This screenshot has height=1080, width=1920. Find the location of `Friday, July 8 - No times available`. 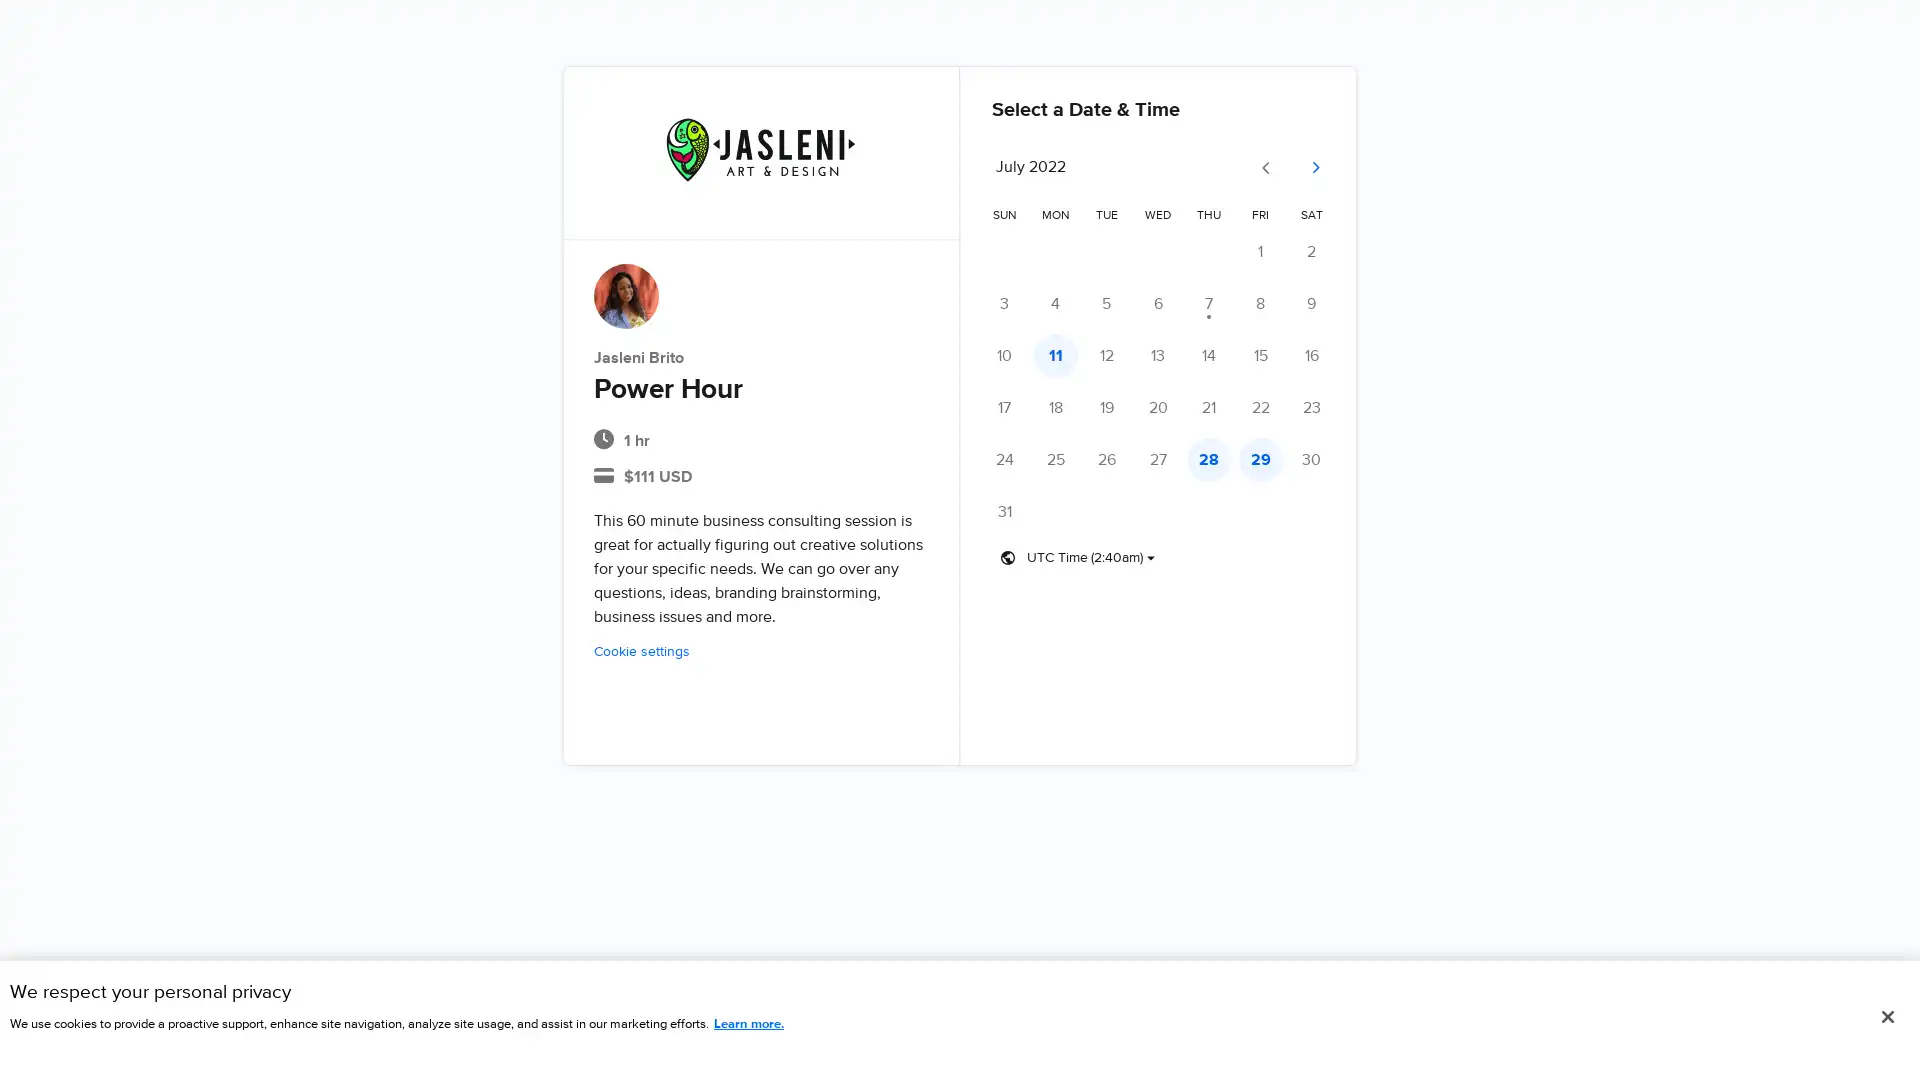

Friday, July 8 - No times available is located at coordinates (1261, 304).